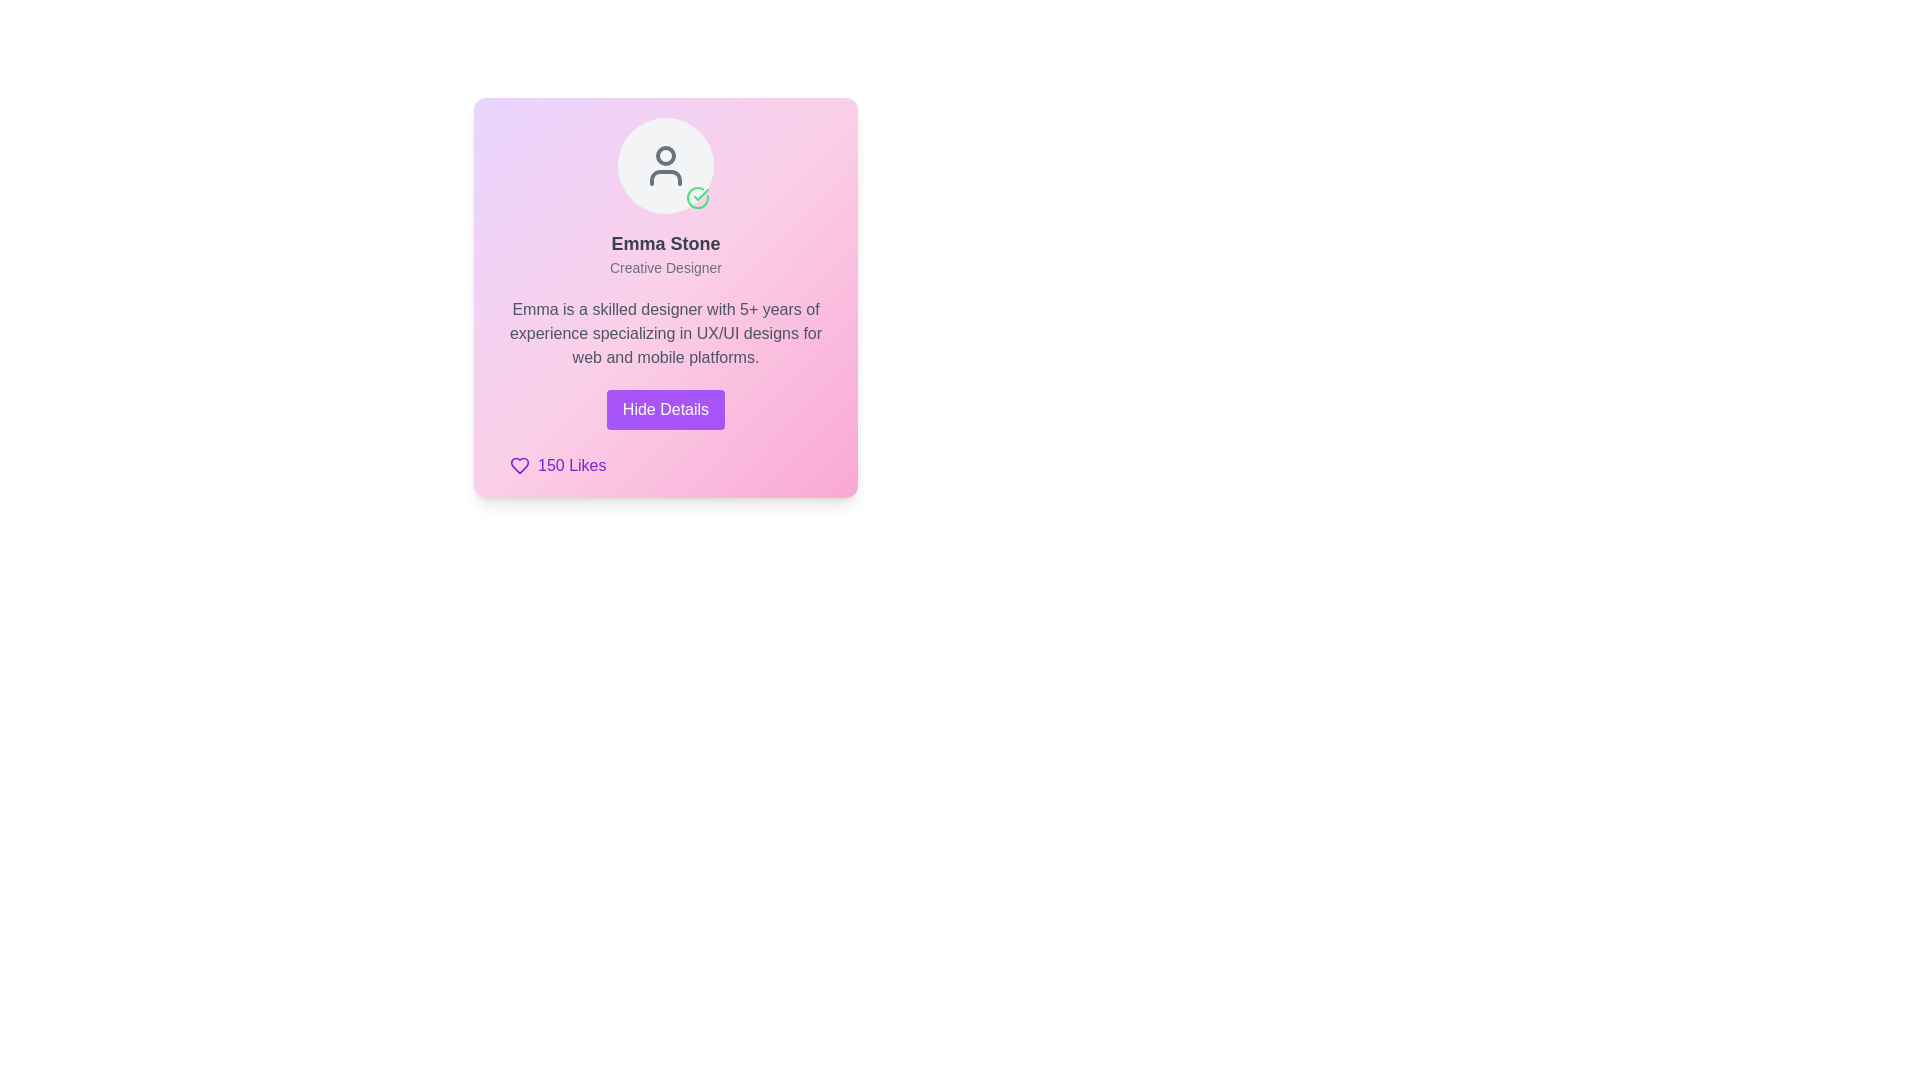 The width and height of the screenshot is (1920, 1080). Describe the element at coordinates (666, 164) in the screenshot. I see `the Profile Picture or Avatar Indicator for 'Emma Stone', which is located at the top-center of the card, above her name and designation` at that location.